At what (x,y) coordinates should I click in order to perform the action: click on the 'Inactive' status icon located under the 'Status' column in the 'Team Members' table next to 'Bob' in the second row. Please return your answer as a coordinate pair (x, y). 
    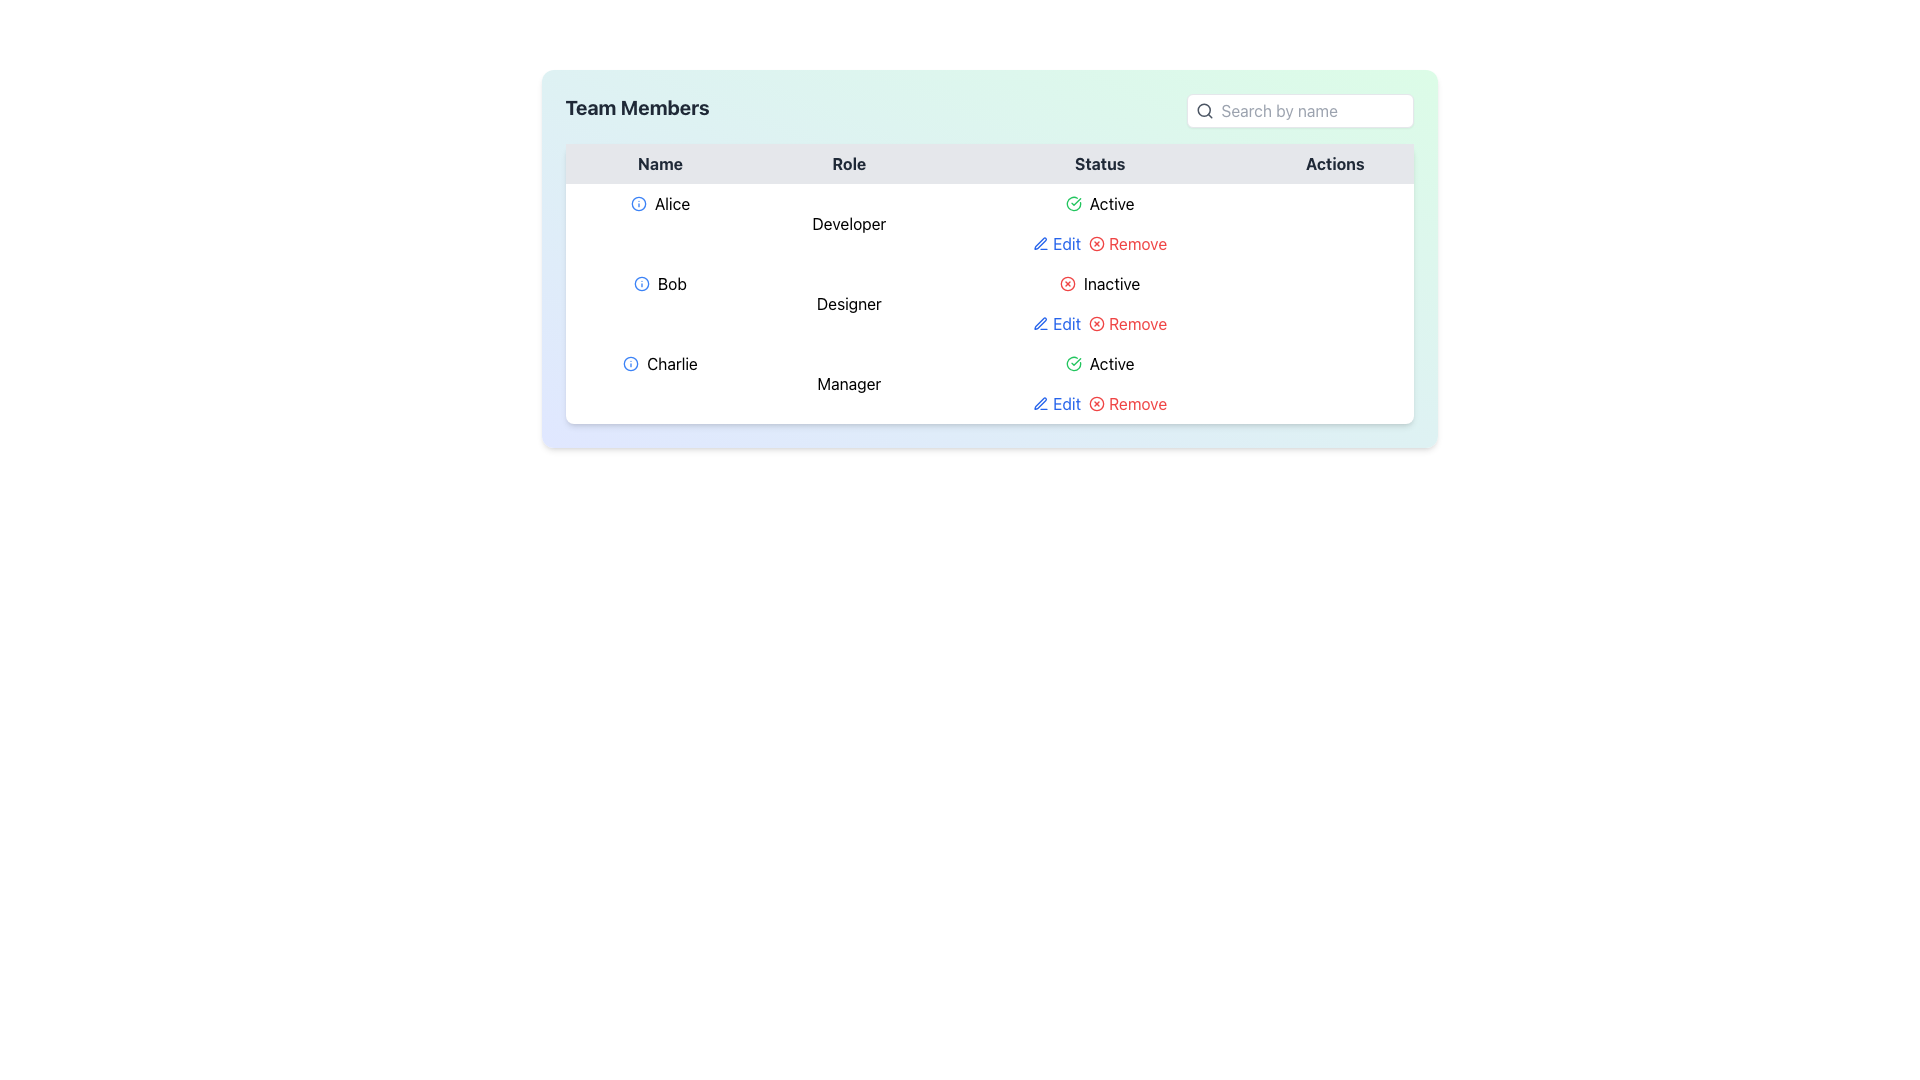
    Looking at the image, I should click on (1067, 284).